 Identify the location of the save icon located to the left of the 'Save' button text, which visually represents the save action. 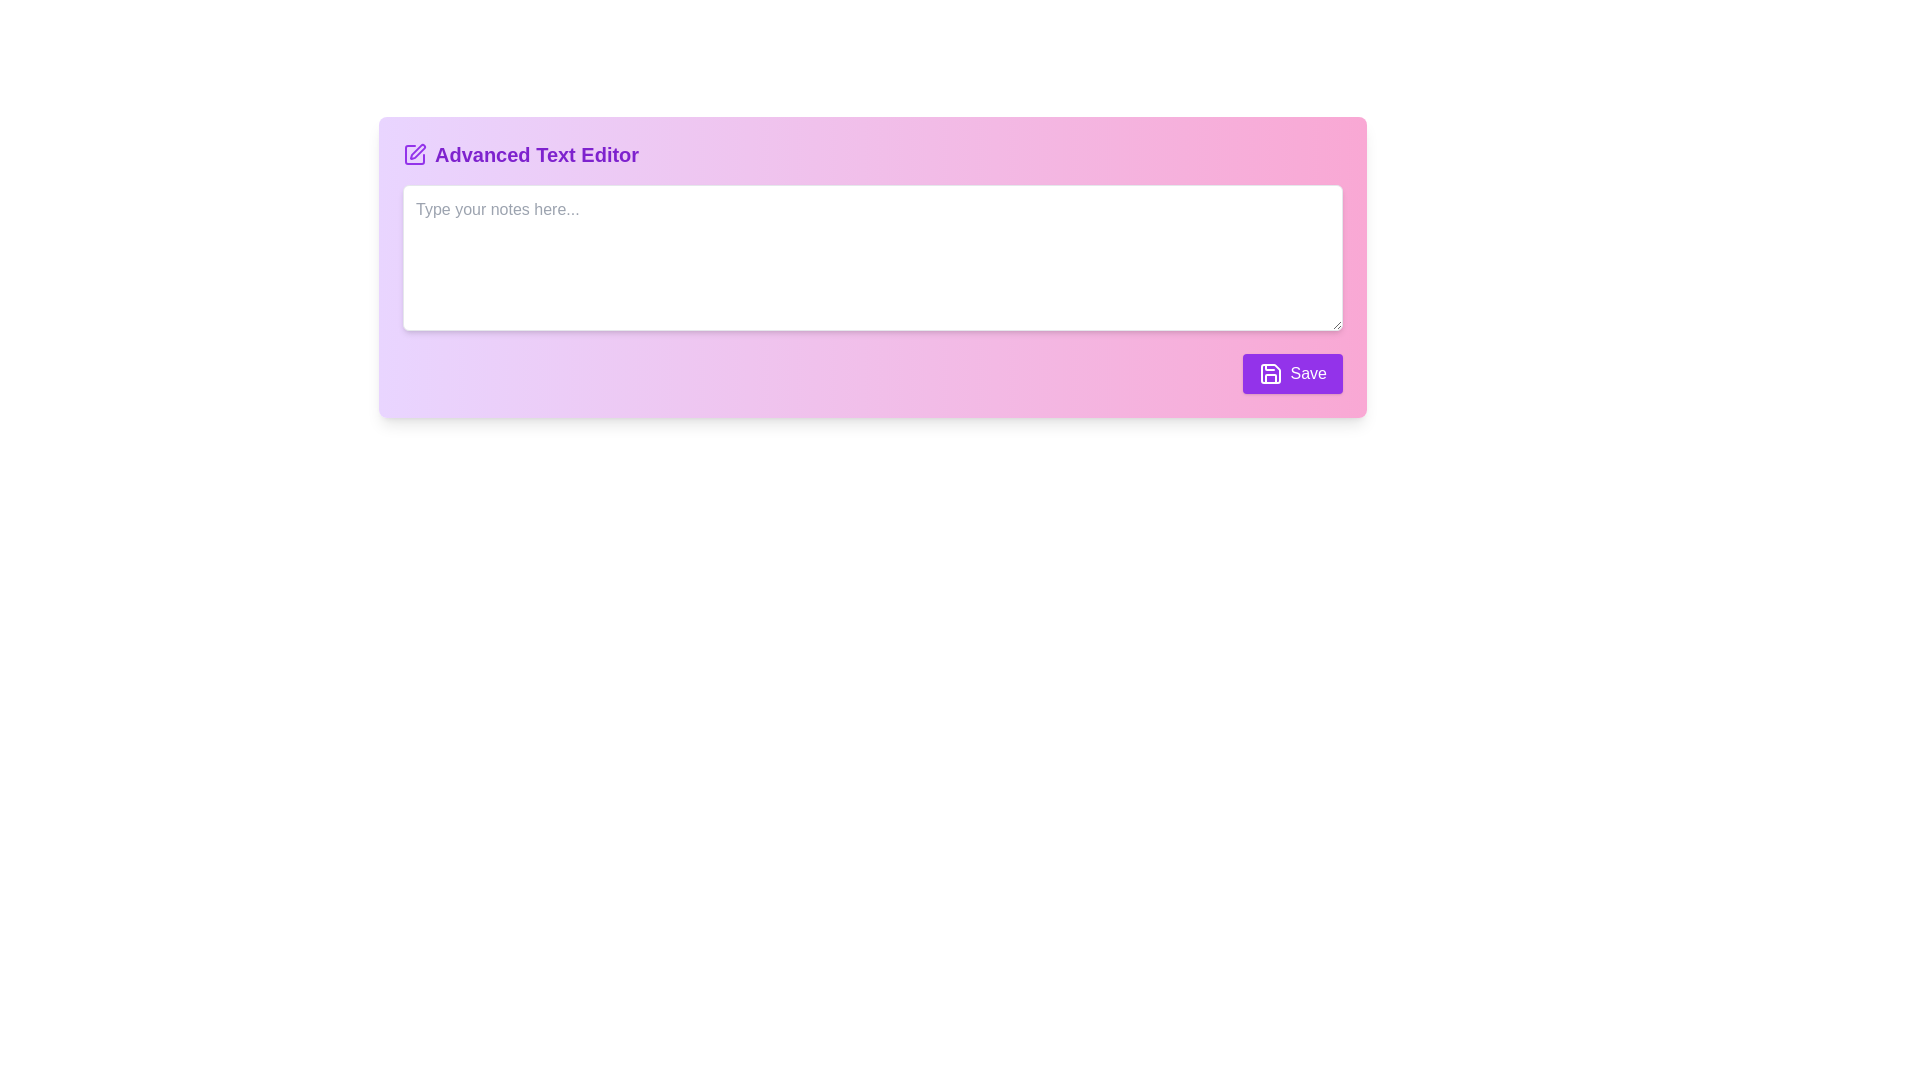
(1269, 374).